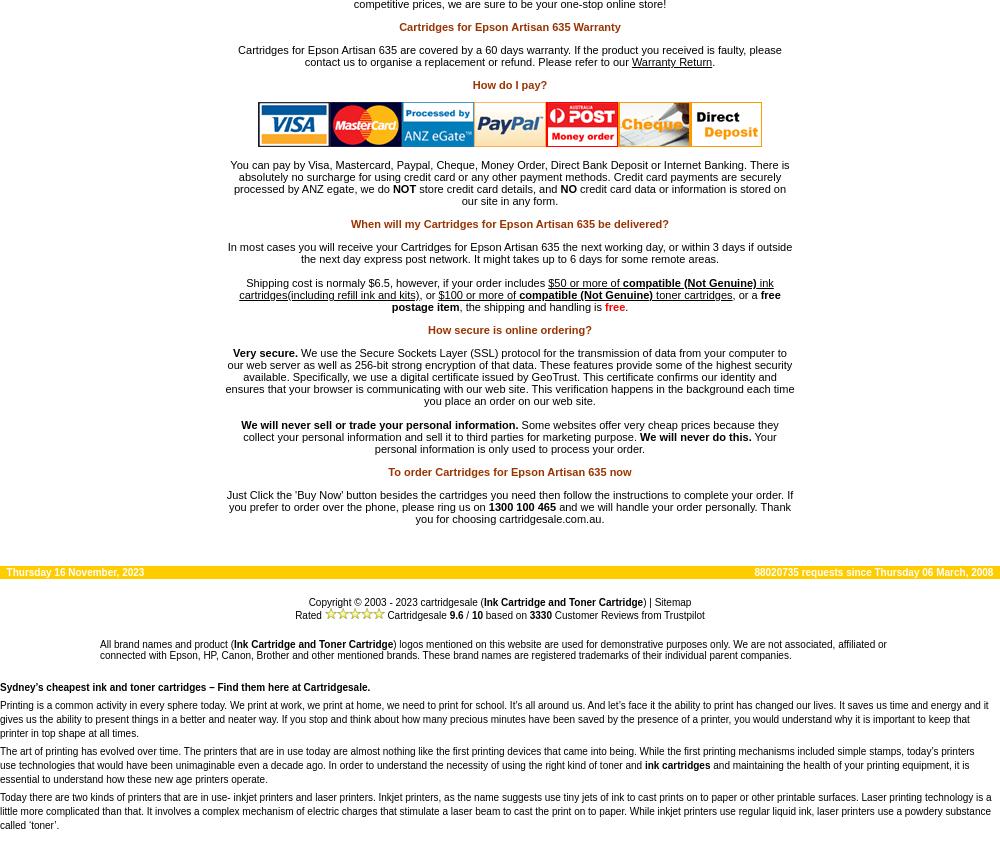  I want to click on 'free', so click(614, 305).